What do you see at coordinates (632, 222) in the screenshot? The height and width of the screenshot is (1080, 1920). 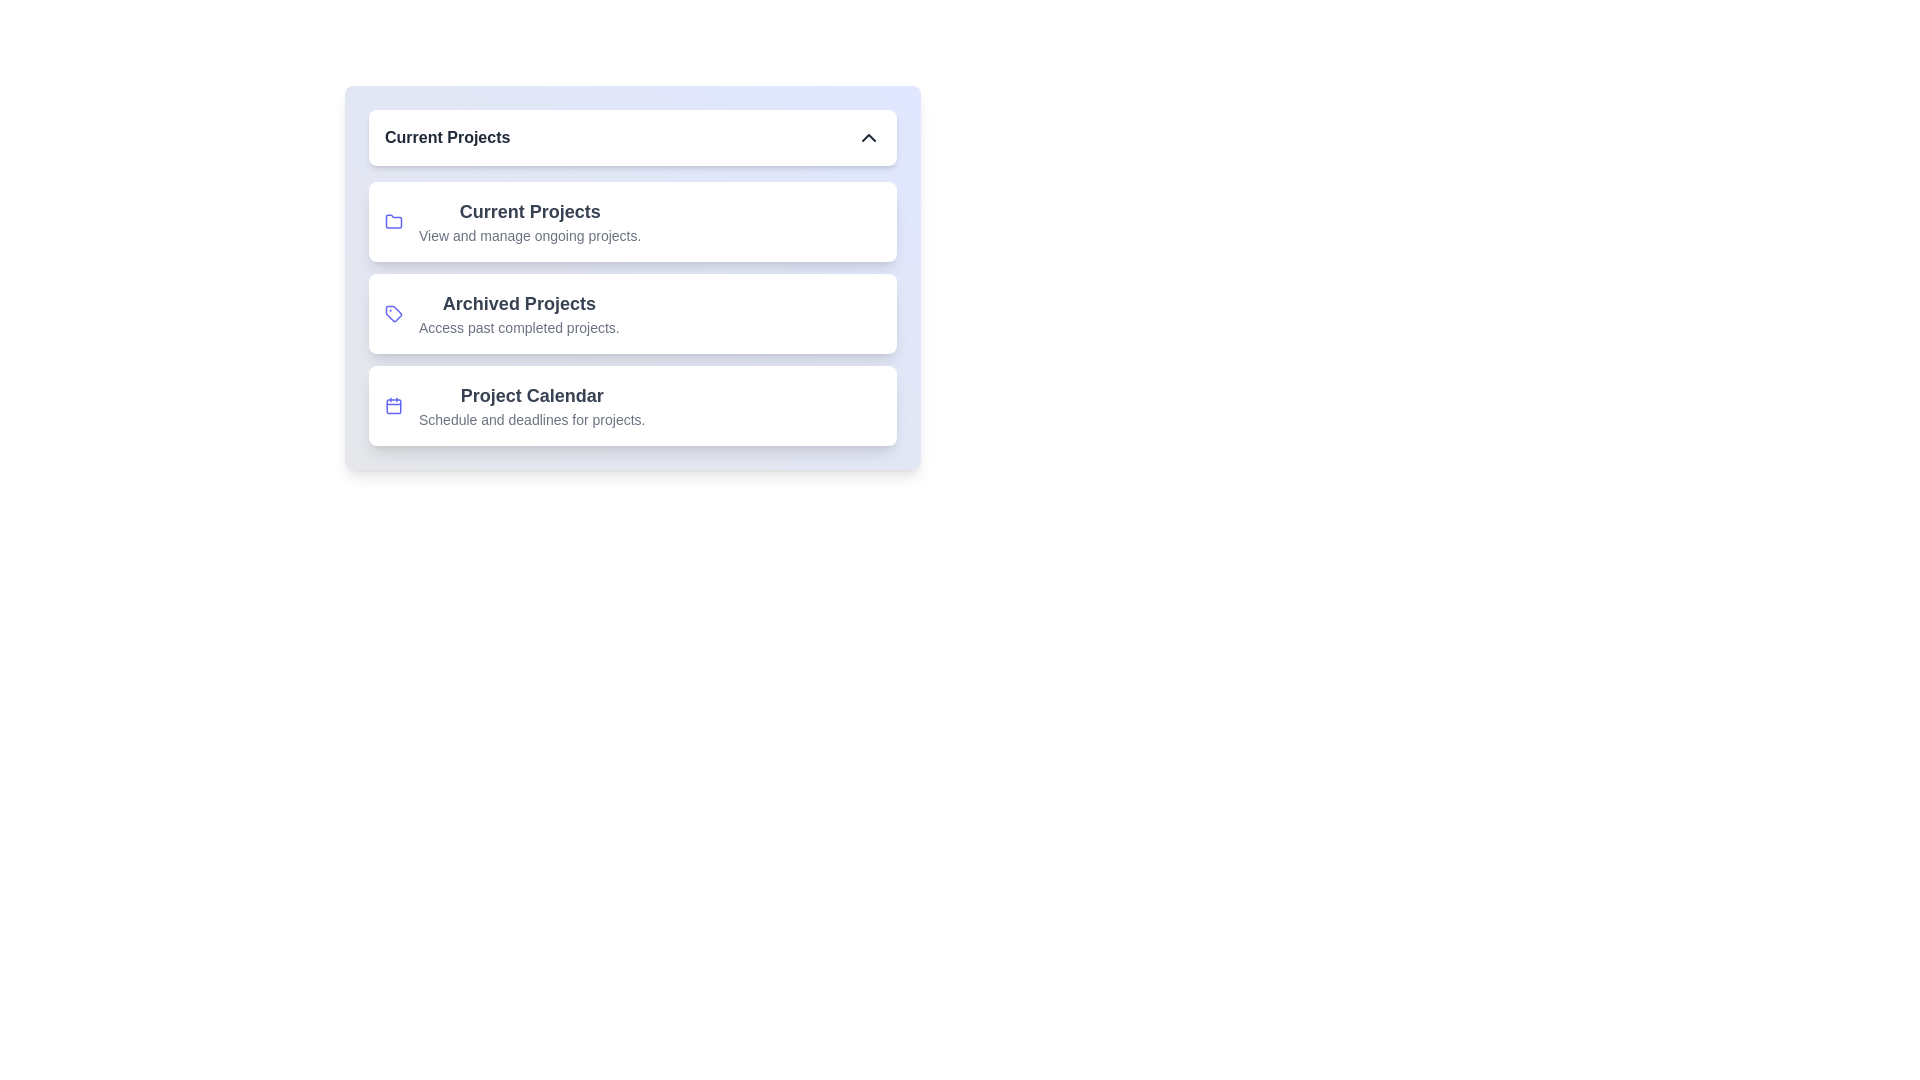 I see `the project item Current Projects from the navigation menu` at bounding box center [632, 222].